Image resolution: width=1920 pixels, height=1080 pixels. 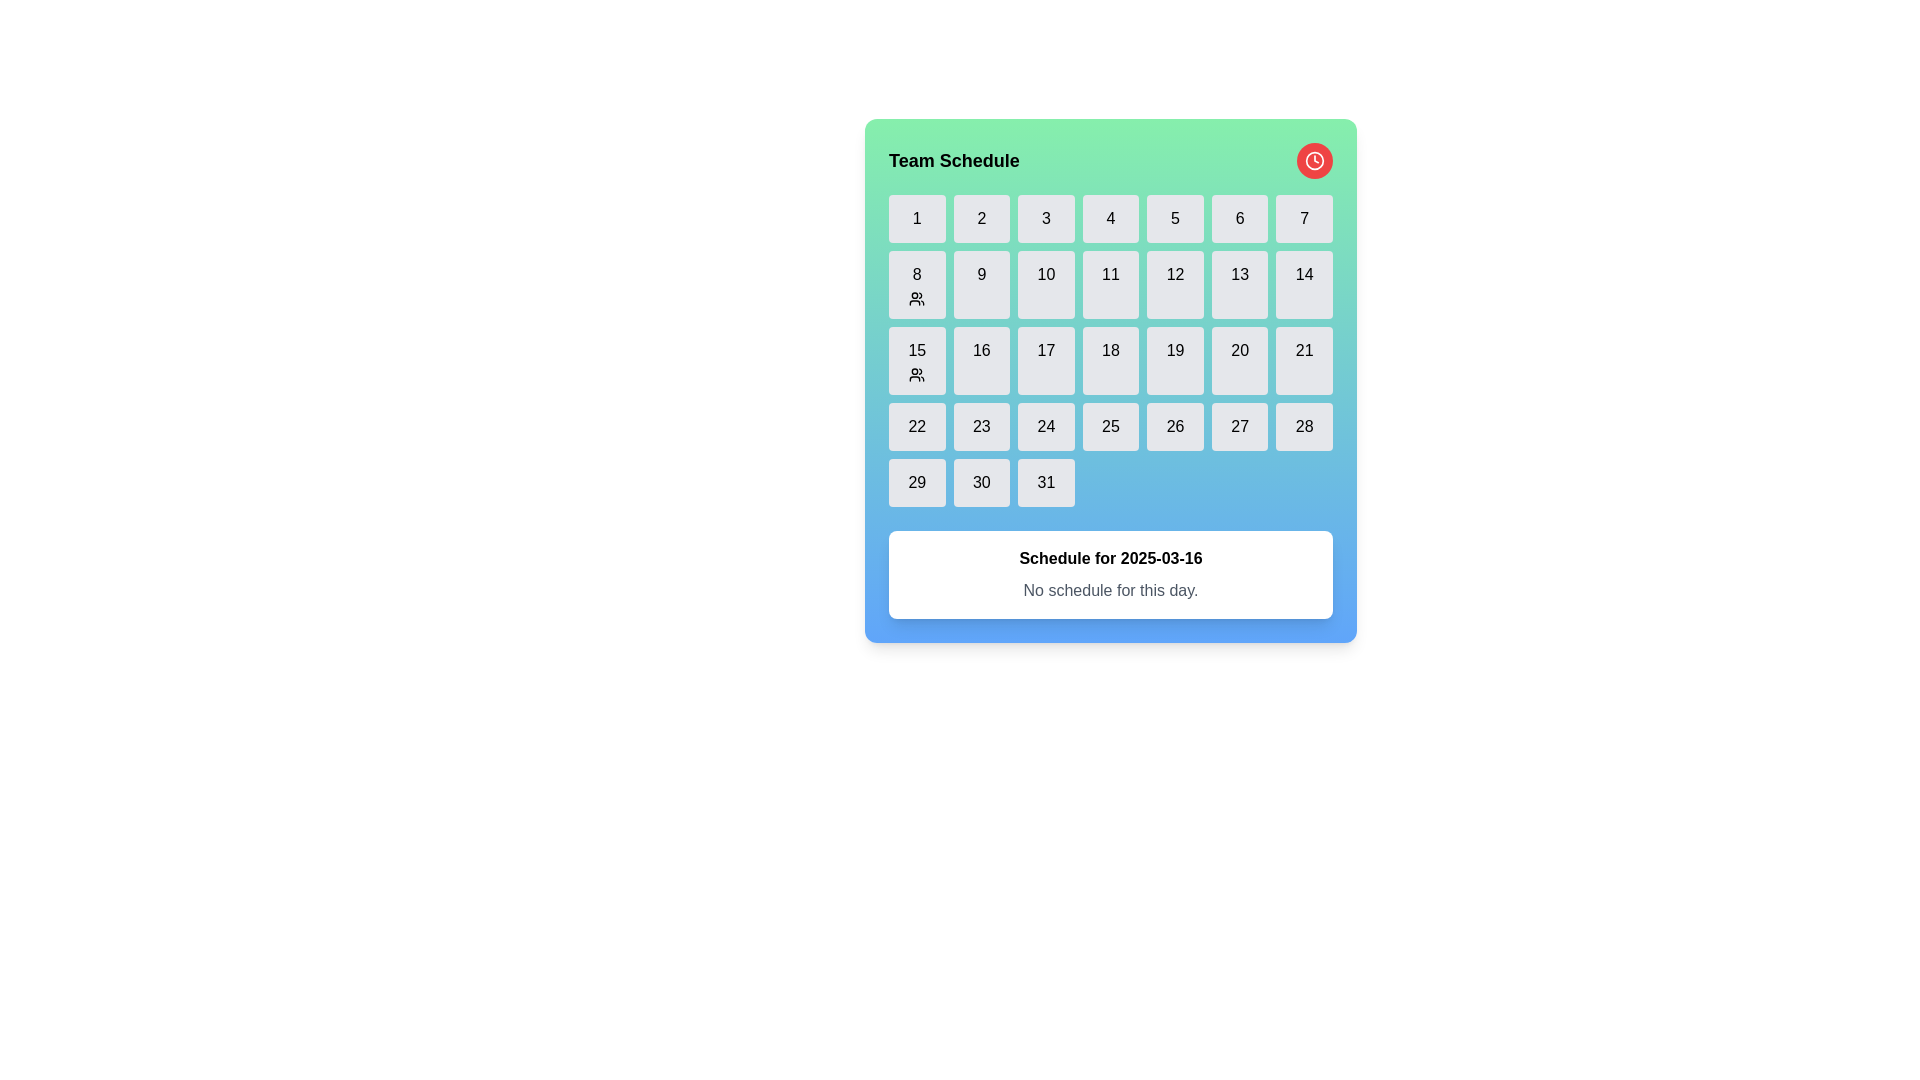 I want to click on number displayed in the numeric label showing '9', which is located in the calendar grid as the fifth entry in the second row, so click(x=981, y=274).